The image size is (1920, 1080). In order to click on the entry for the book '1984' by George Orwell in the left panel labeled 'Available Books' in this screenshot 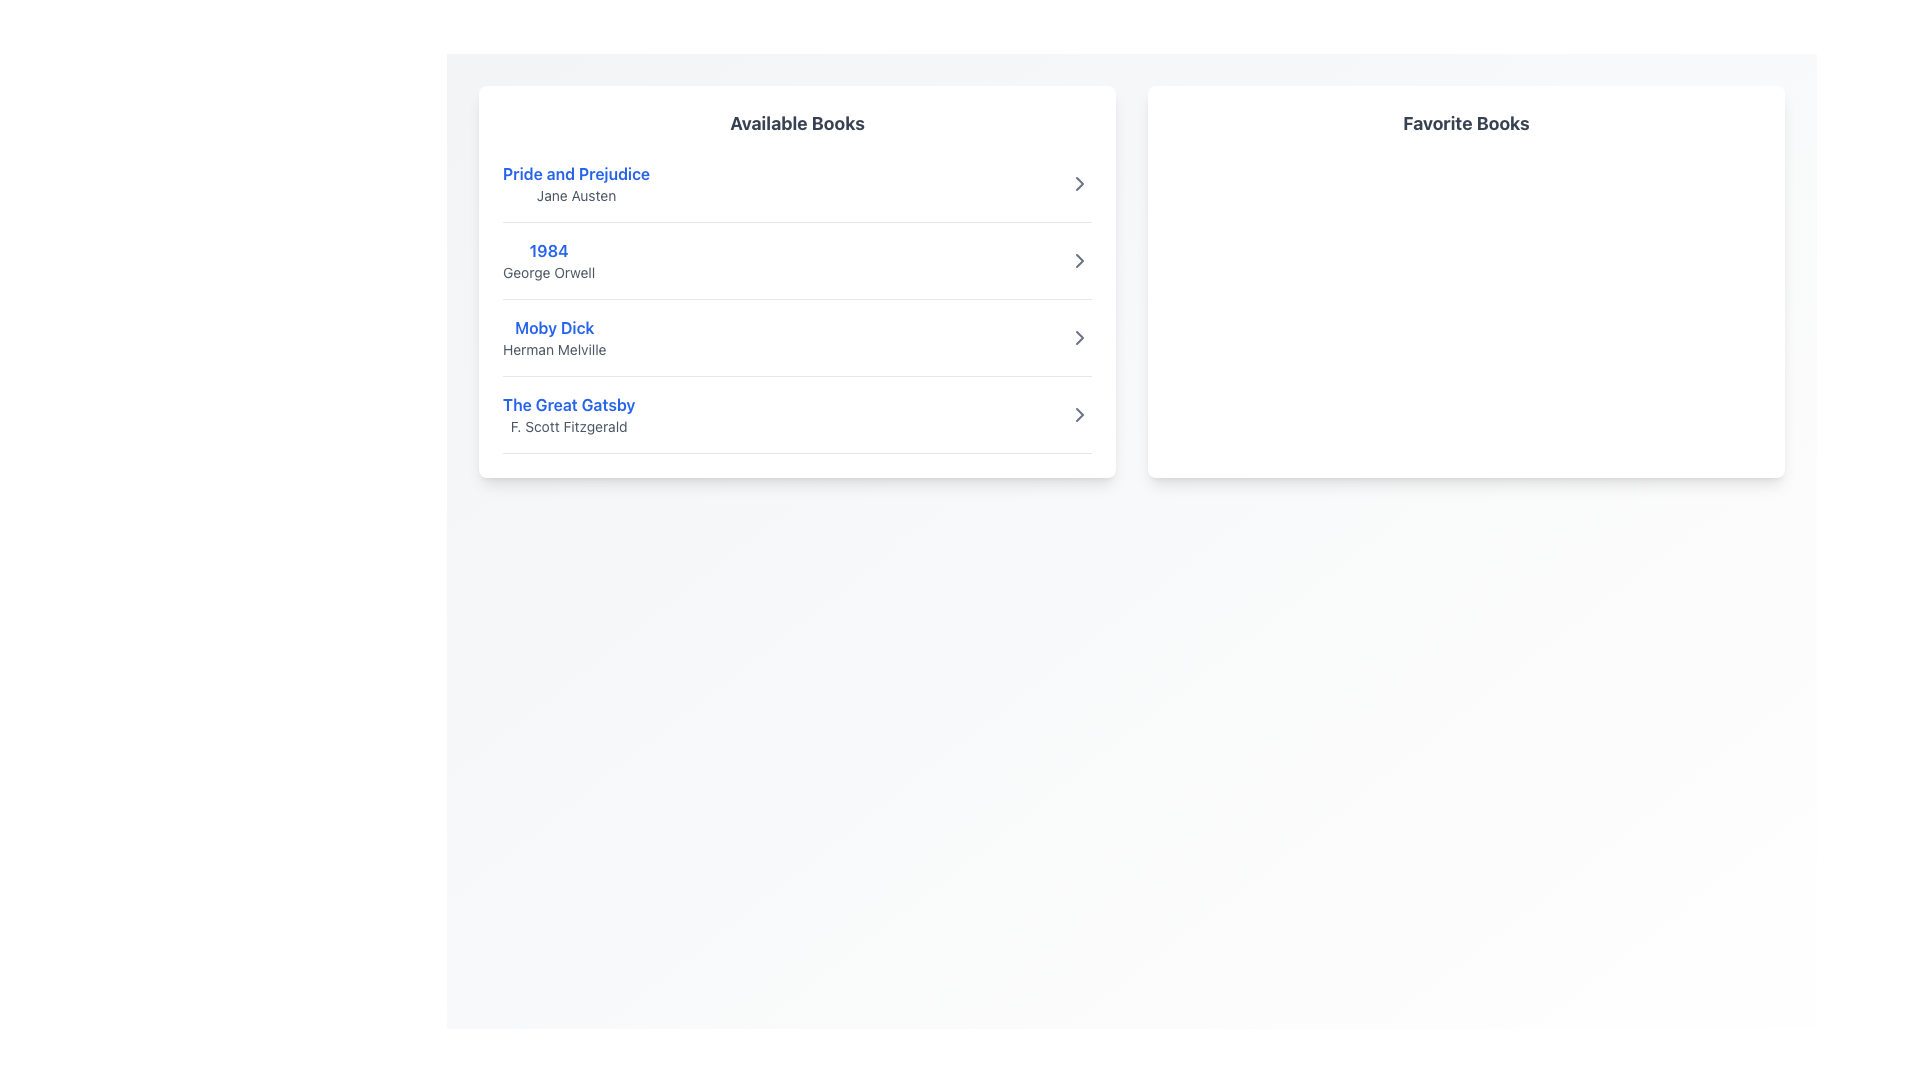, I will do `click(549, 260)`.